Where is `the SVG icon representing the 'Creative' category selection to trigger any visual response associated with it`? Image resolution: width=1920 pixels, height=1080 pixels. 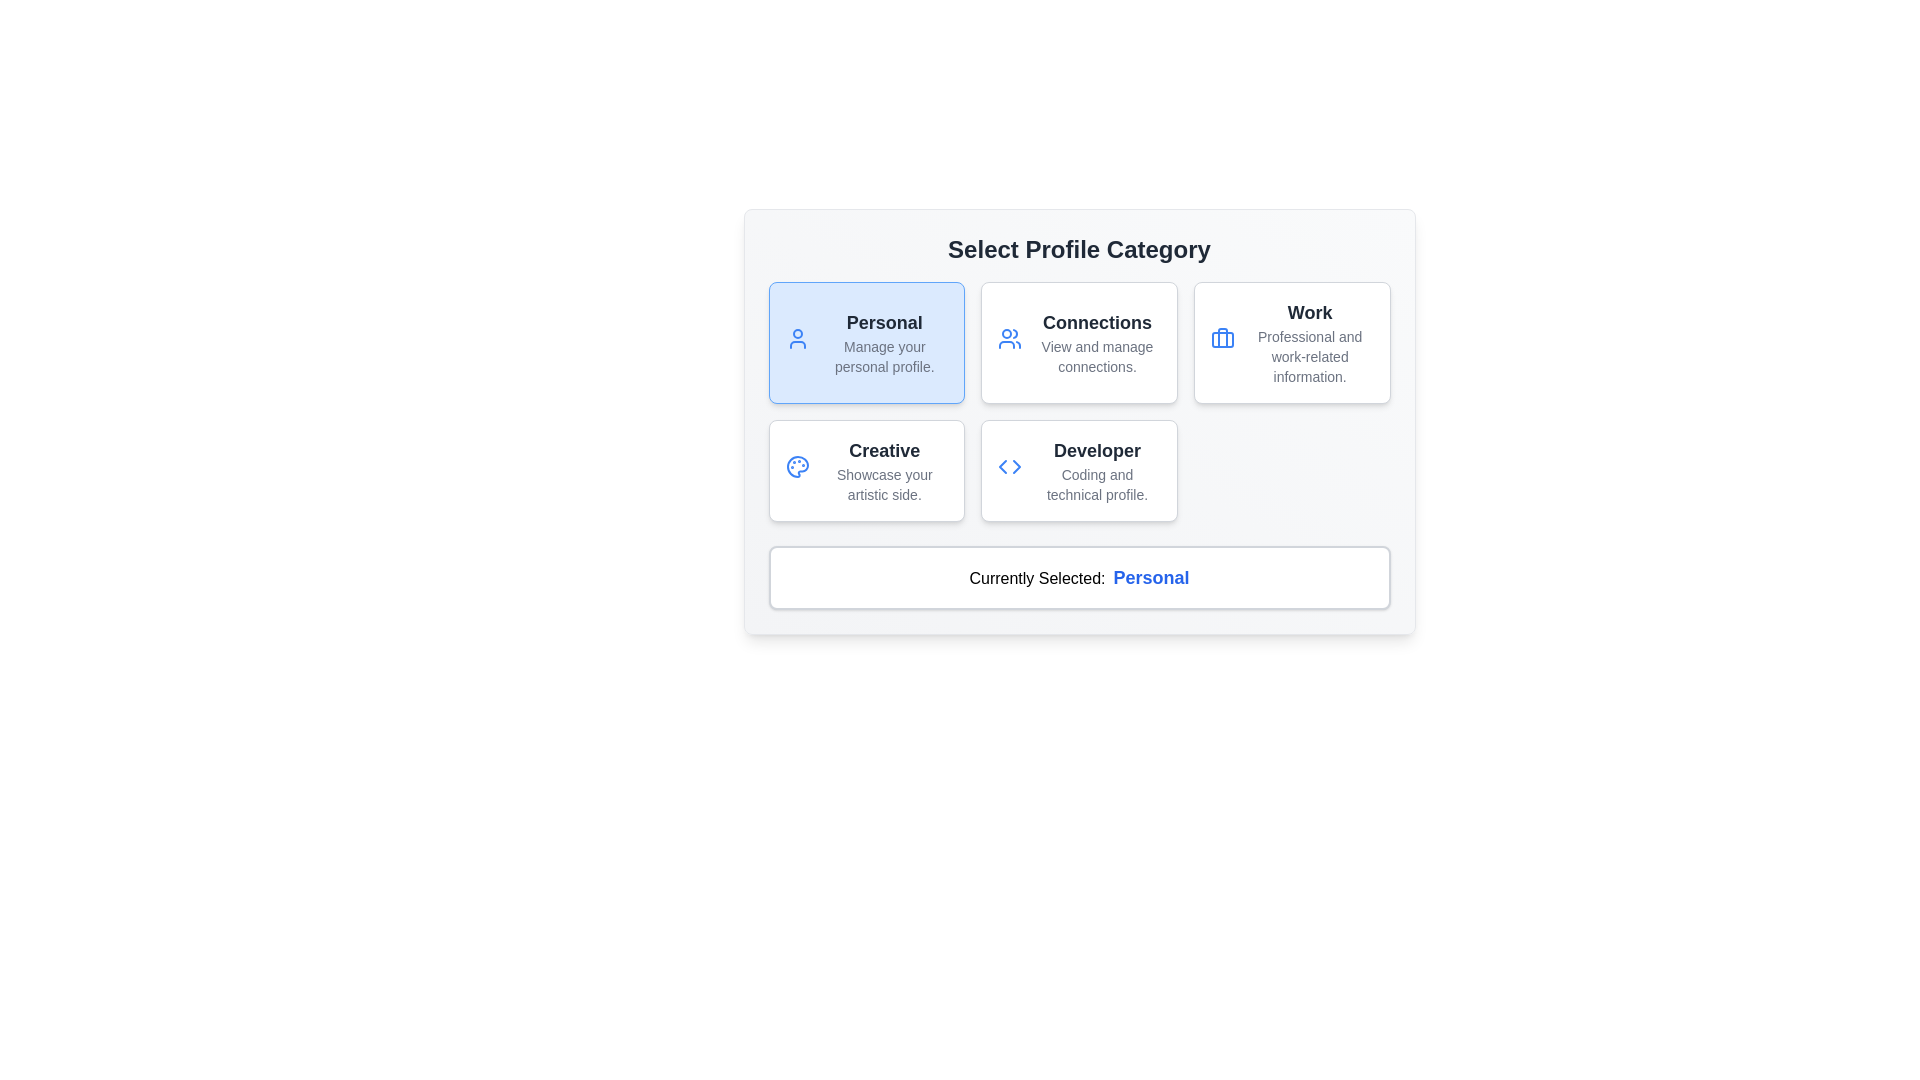
the SVG icon representing the 'Creative' category selection to trigger any visual response associated with it is located at coordinates (796, 466).